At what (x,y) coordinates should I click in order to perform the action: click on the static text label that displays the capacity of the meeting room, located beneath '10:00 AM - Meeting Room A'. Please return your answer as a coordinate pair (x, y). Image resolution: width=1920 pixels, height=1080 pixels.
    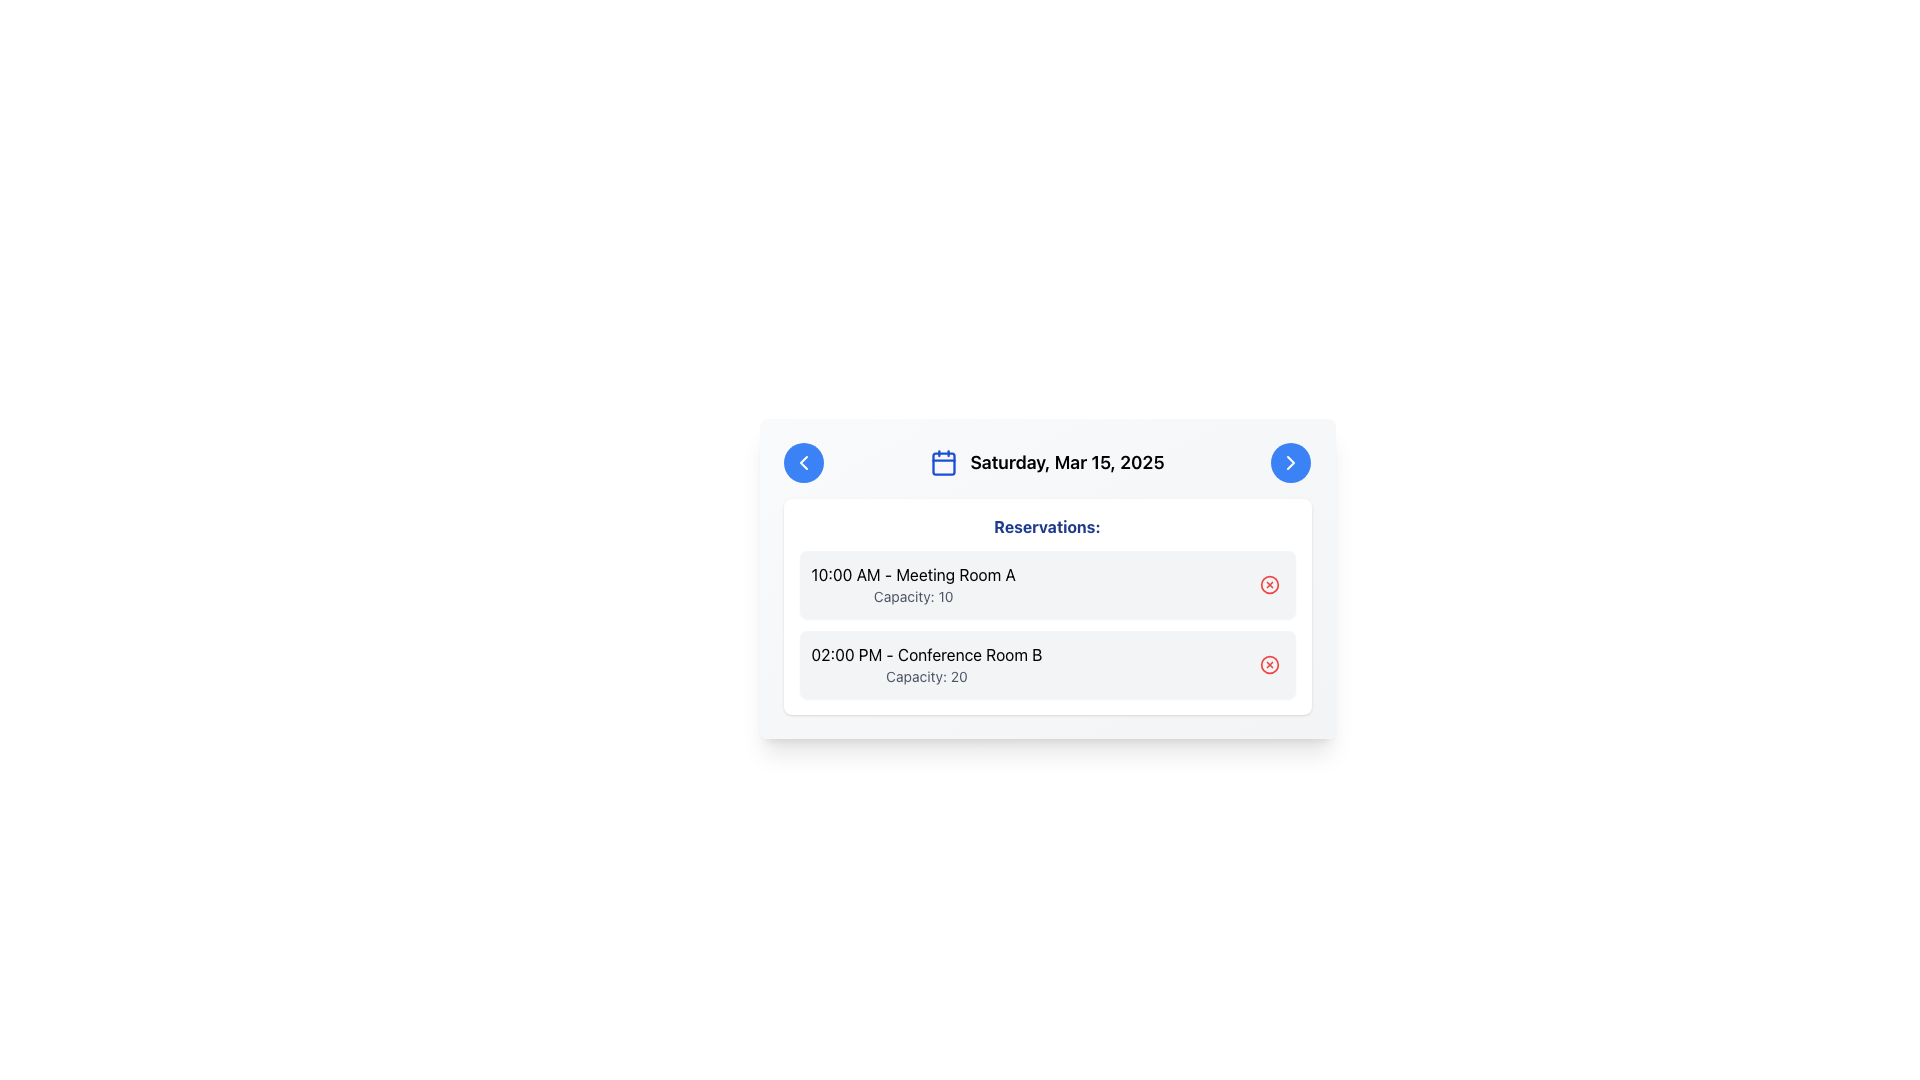
    Looking at the image, I should click on (912, 596).